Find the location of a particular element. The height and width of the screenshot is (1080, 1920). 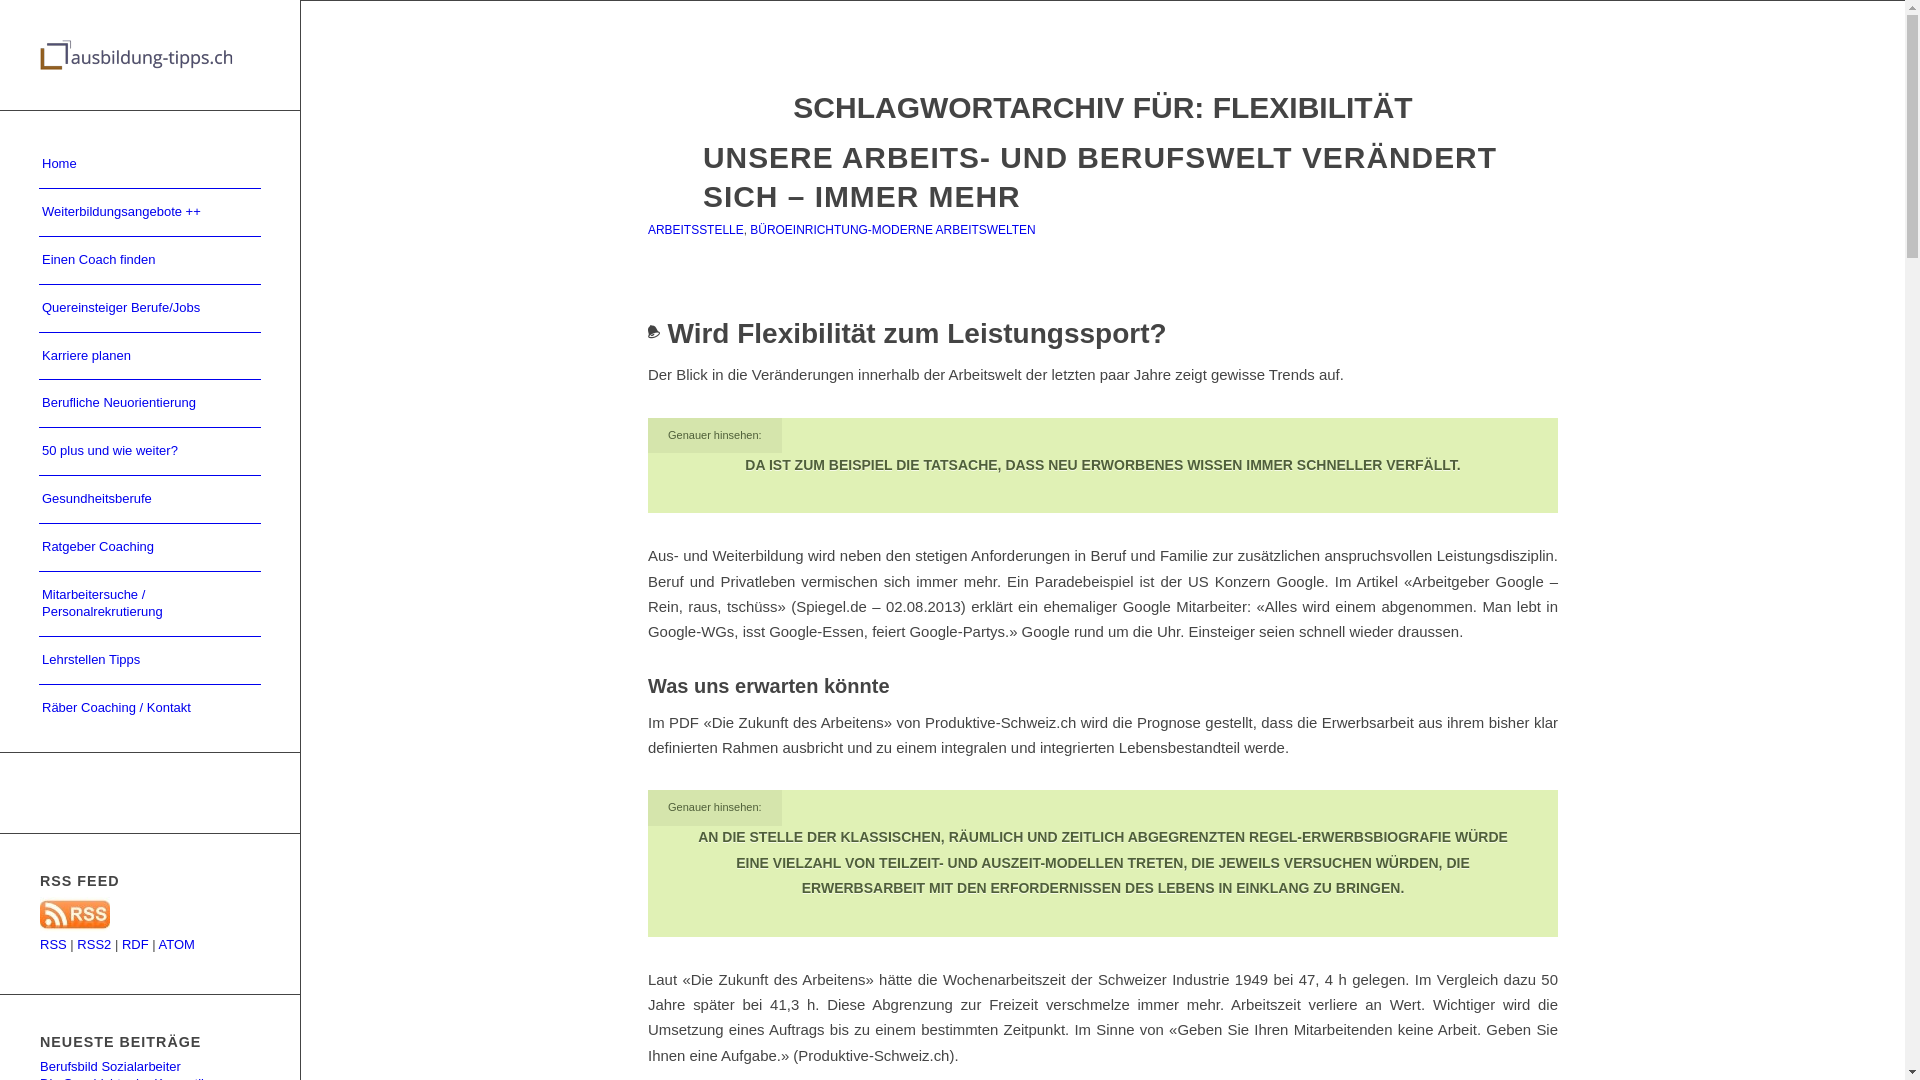

'Berufsbild Sozialarbeiter' is located at coordinates (109, 1065).